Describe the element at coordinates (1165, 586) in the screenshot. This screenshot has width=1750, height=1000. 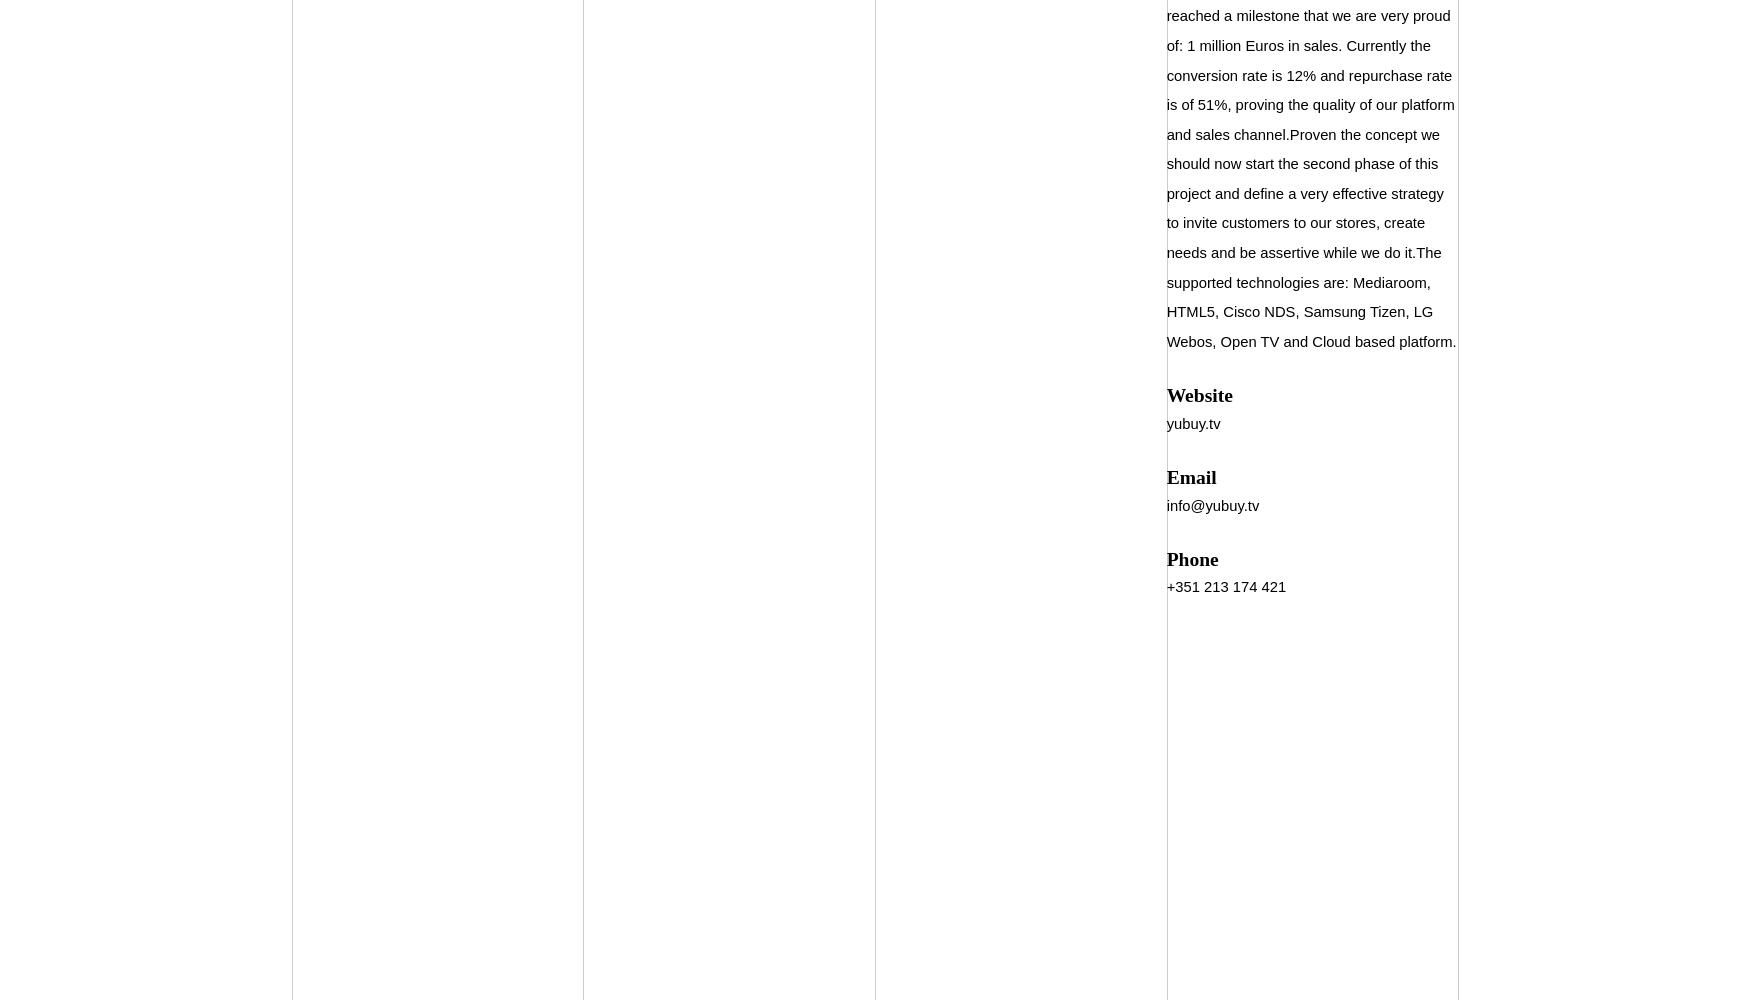
I see `'+351 213 174 421'` at that location.